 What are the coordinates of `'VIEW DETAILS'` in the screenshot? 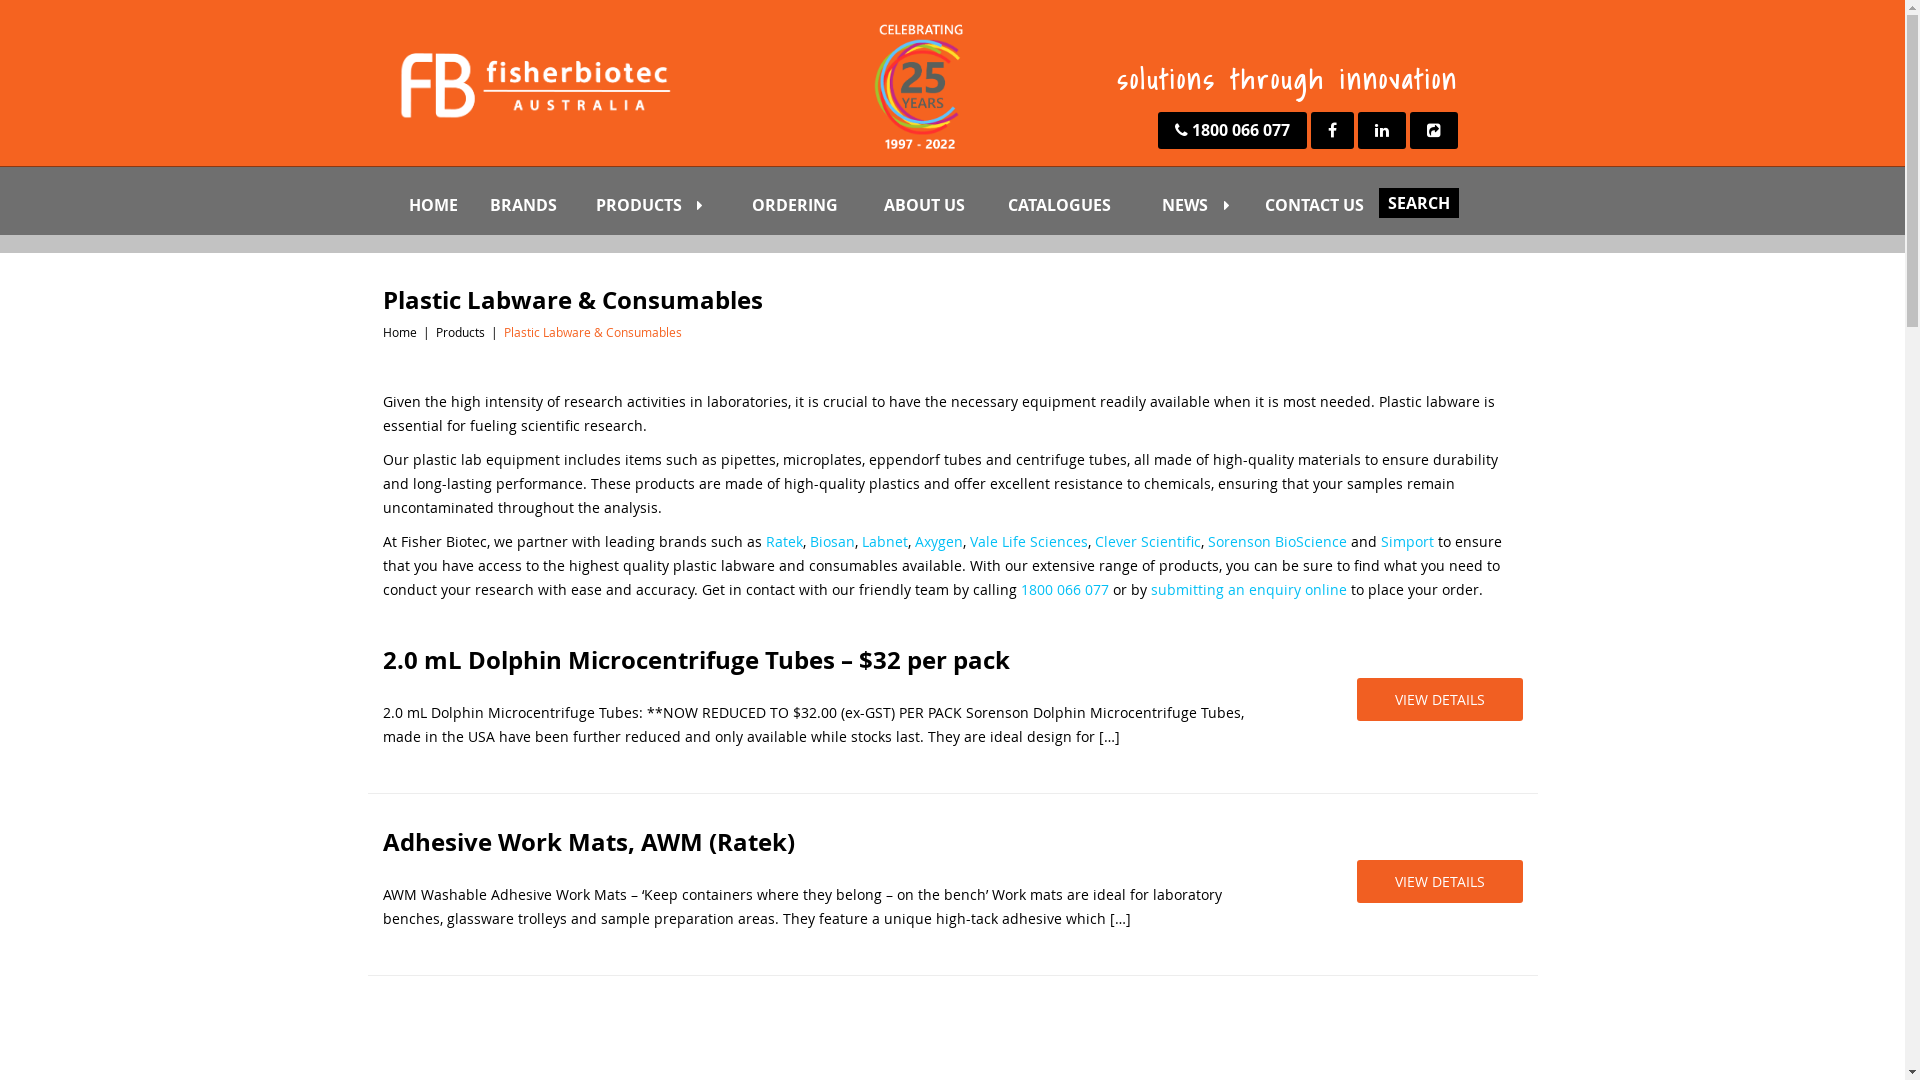 It's located at (1356, 880).